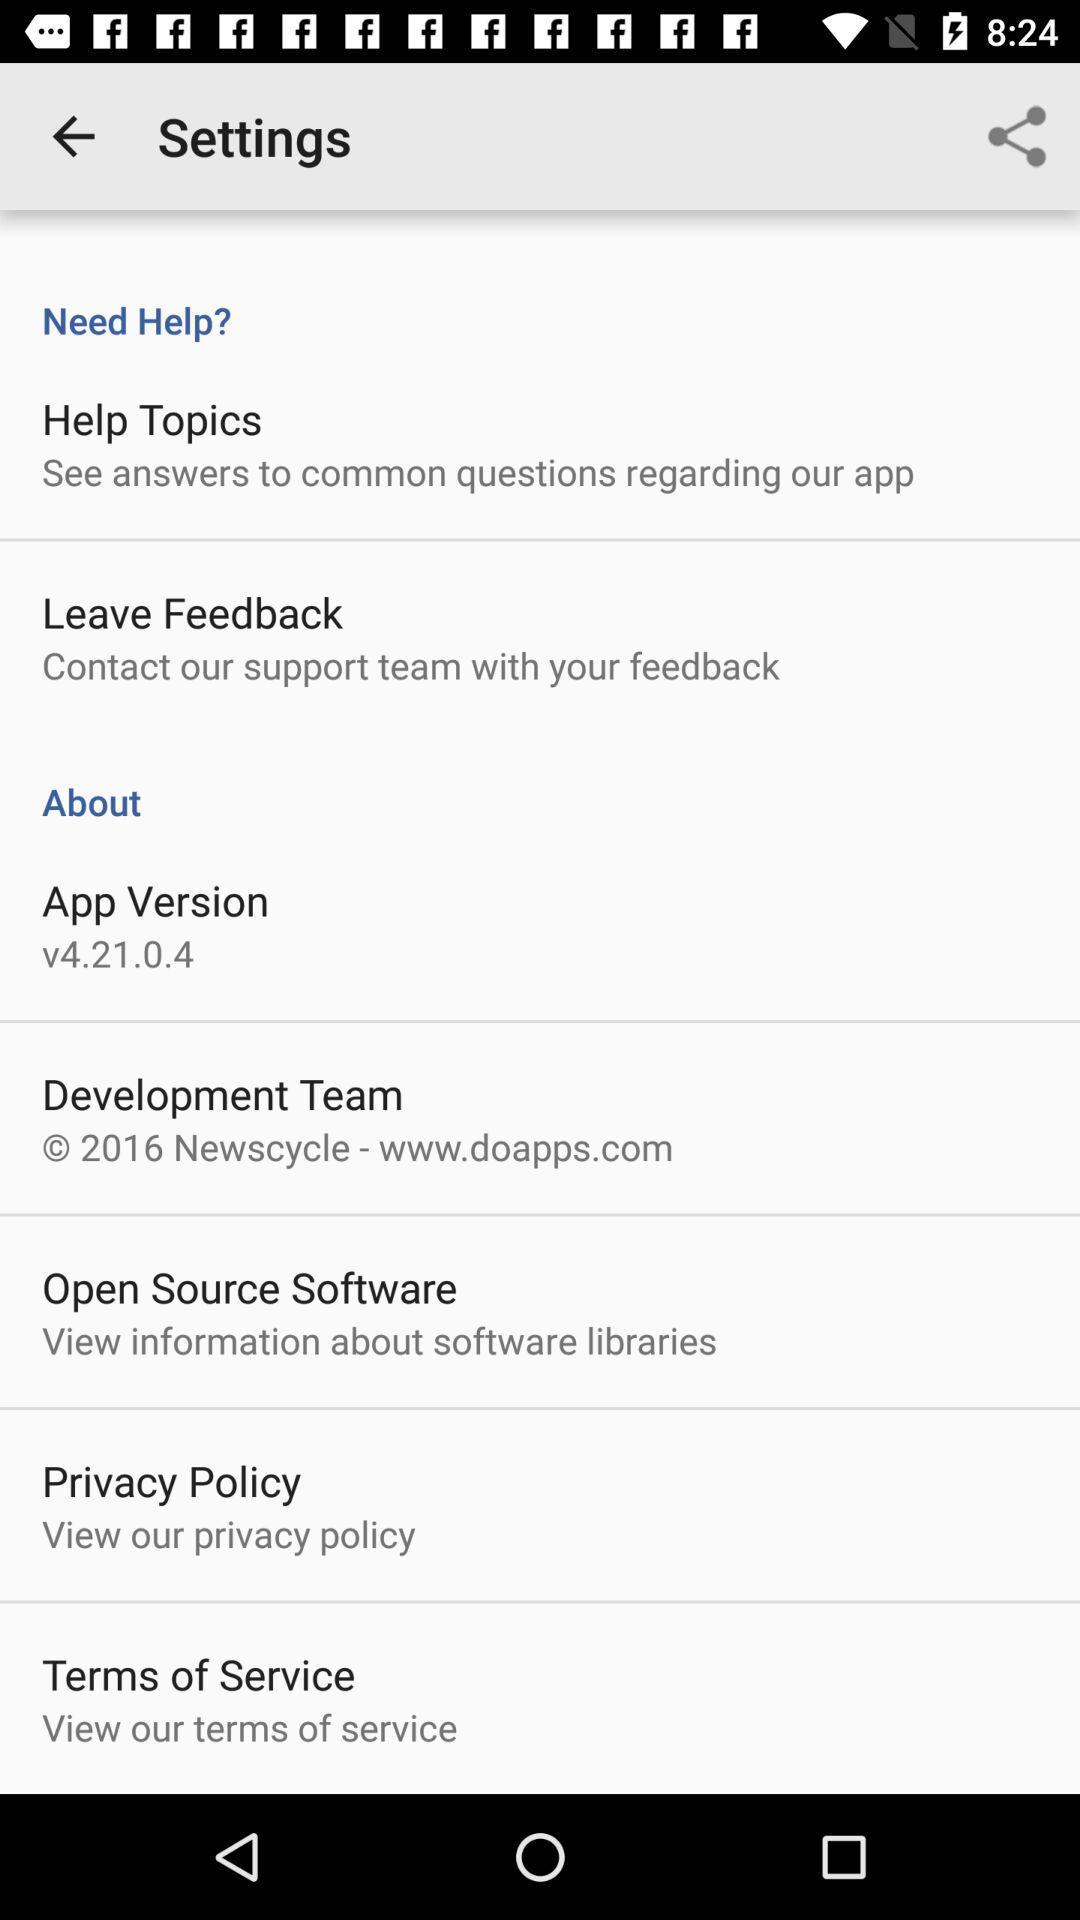 This screenshot has height=1920, width=1080. I want to click on the need help? icon, so click(540, 298).